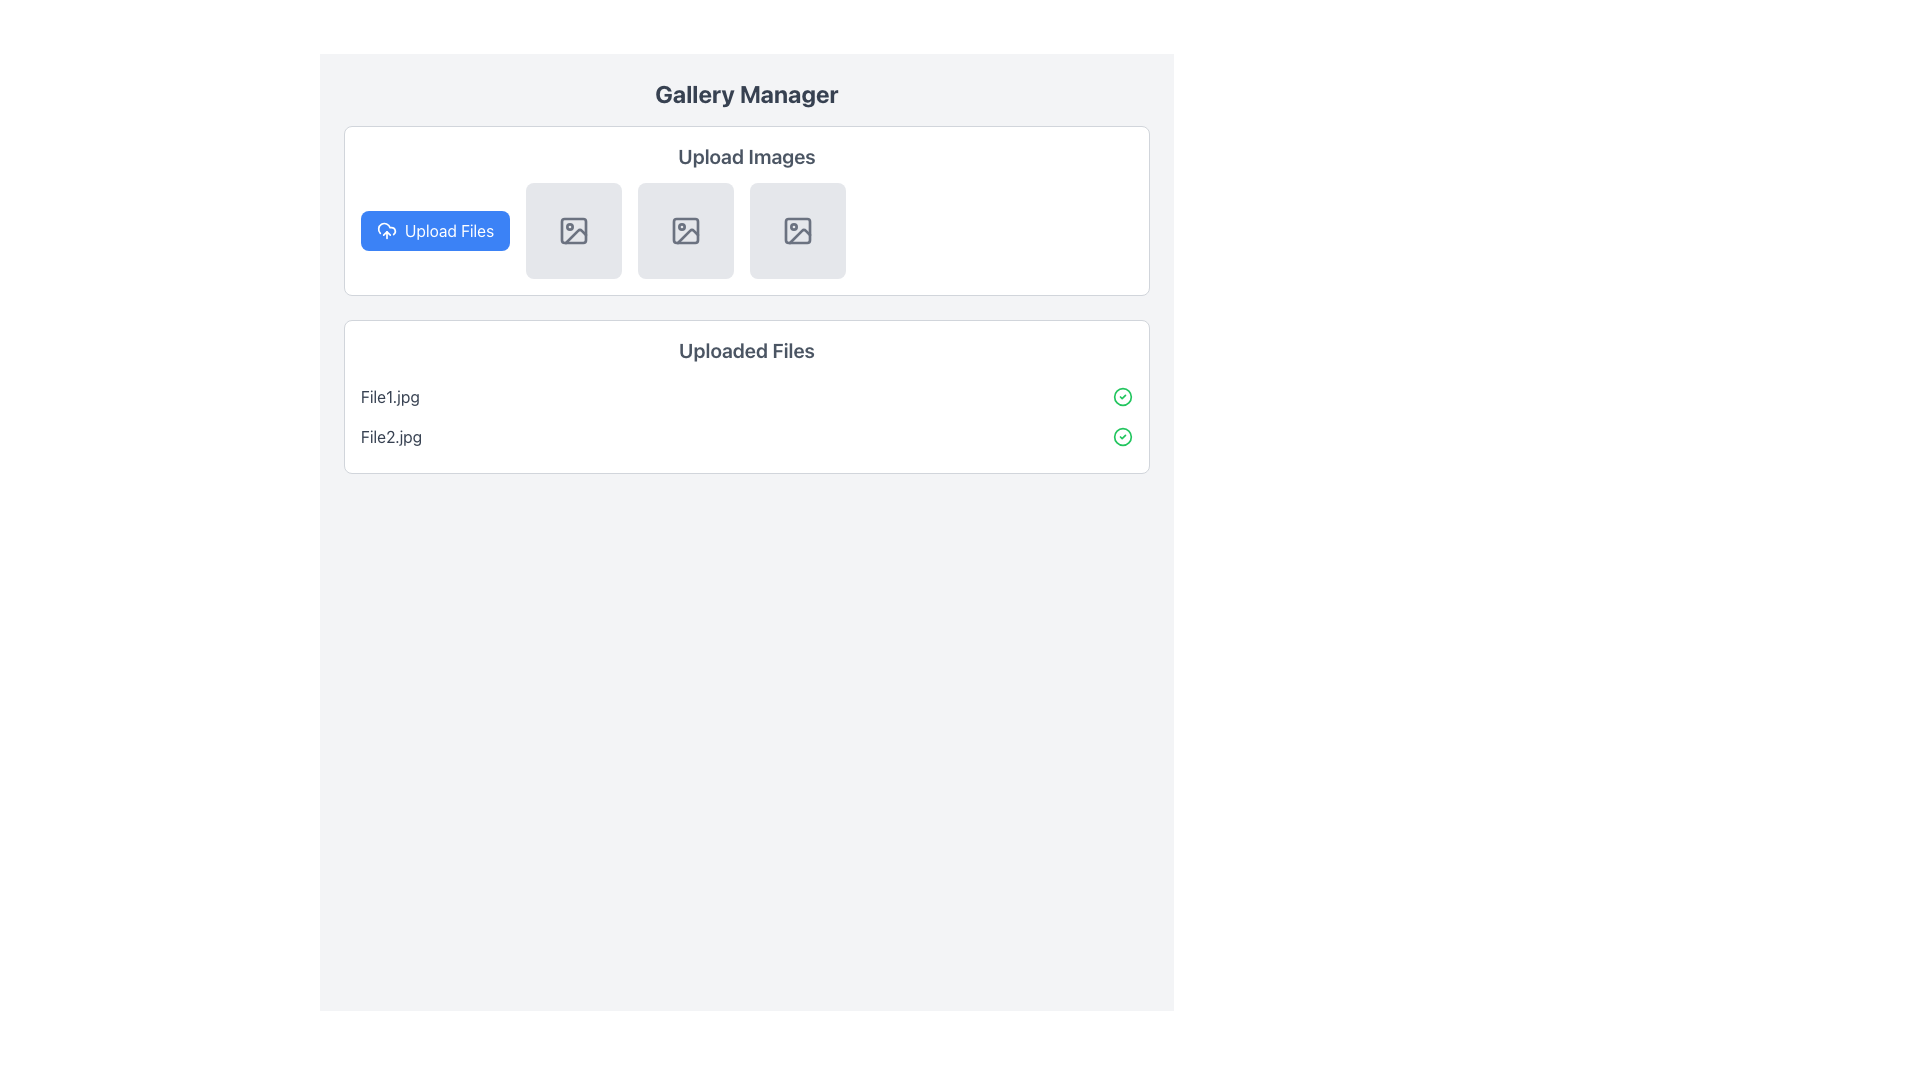  I want to click on the Icon Button for uploading or selecting an image, located as the third element under the 'Upload Images' section, so click(797, 230).